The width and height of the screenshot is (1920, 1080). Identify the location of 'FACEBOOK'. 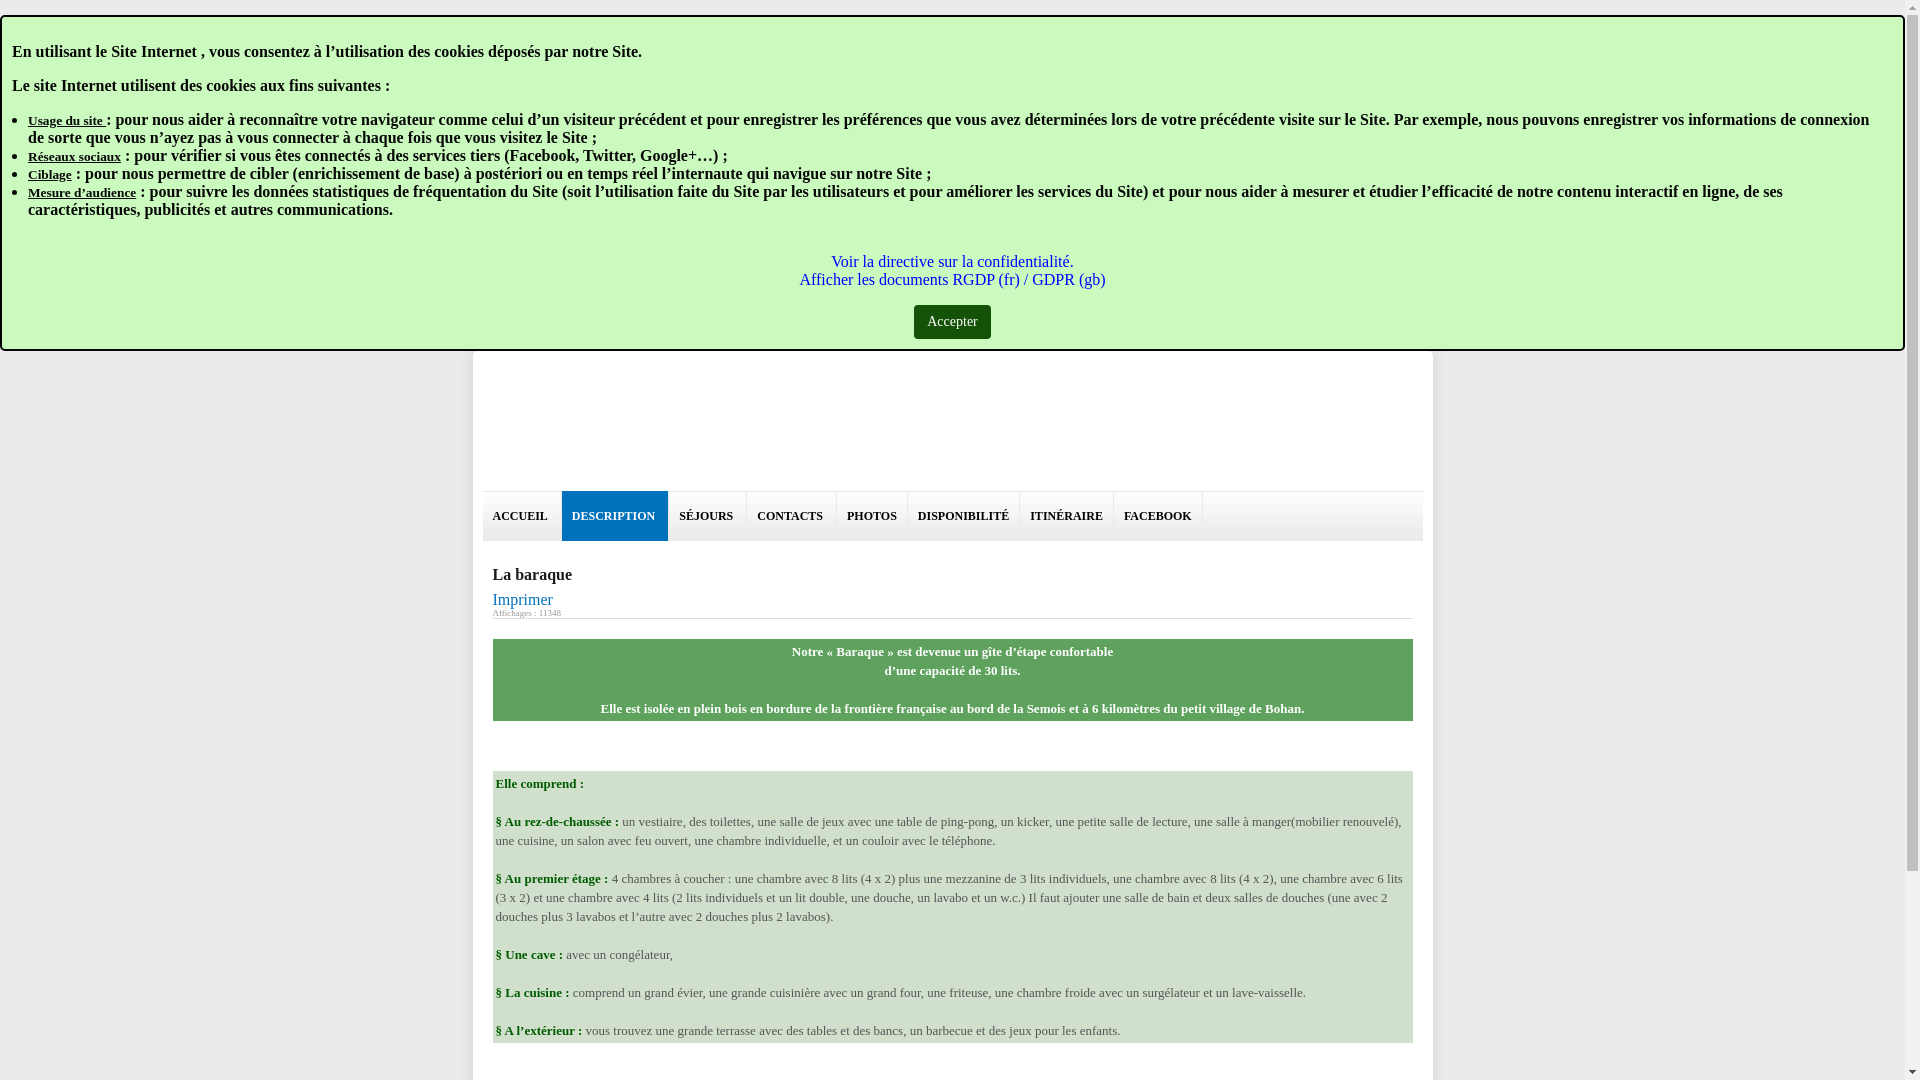
(1158, 515).